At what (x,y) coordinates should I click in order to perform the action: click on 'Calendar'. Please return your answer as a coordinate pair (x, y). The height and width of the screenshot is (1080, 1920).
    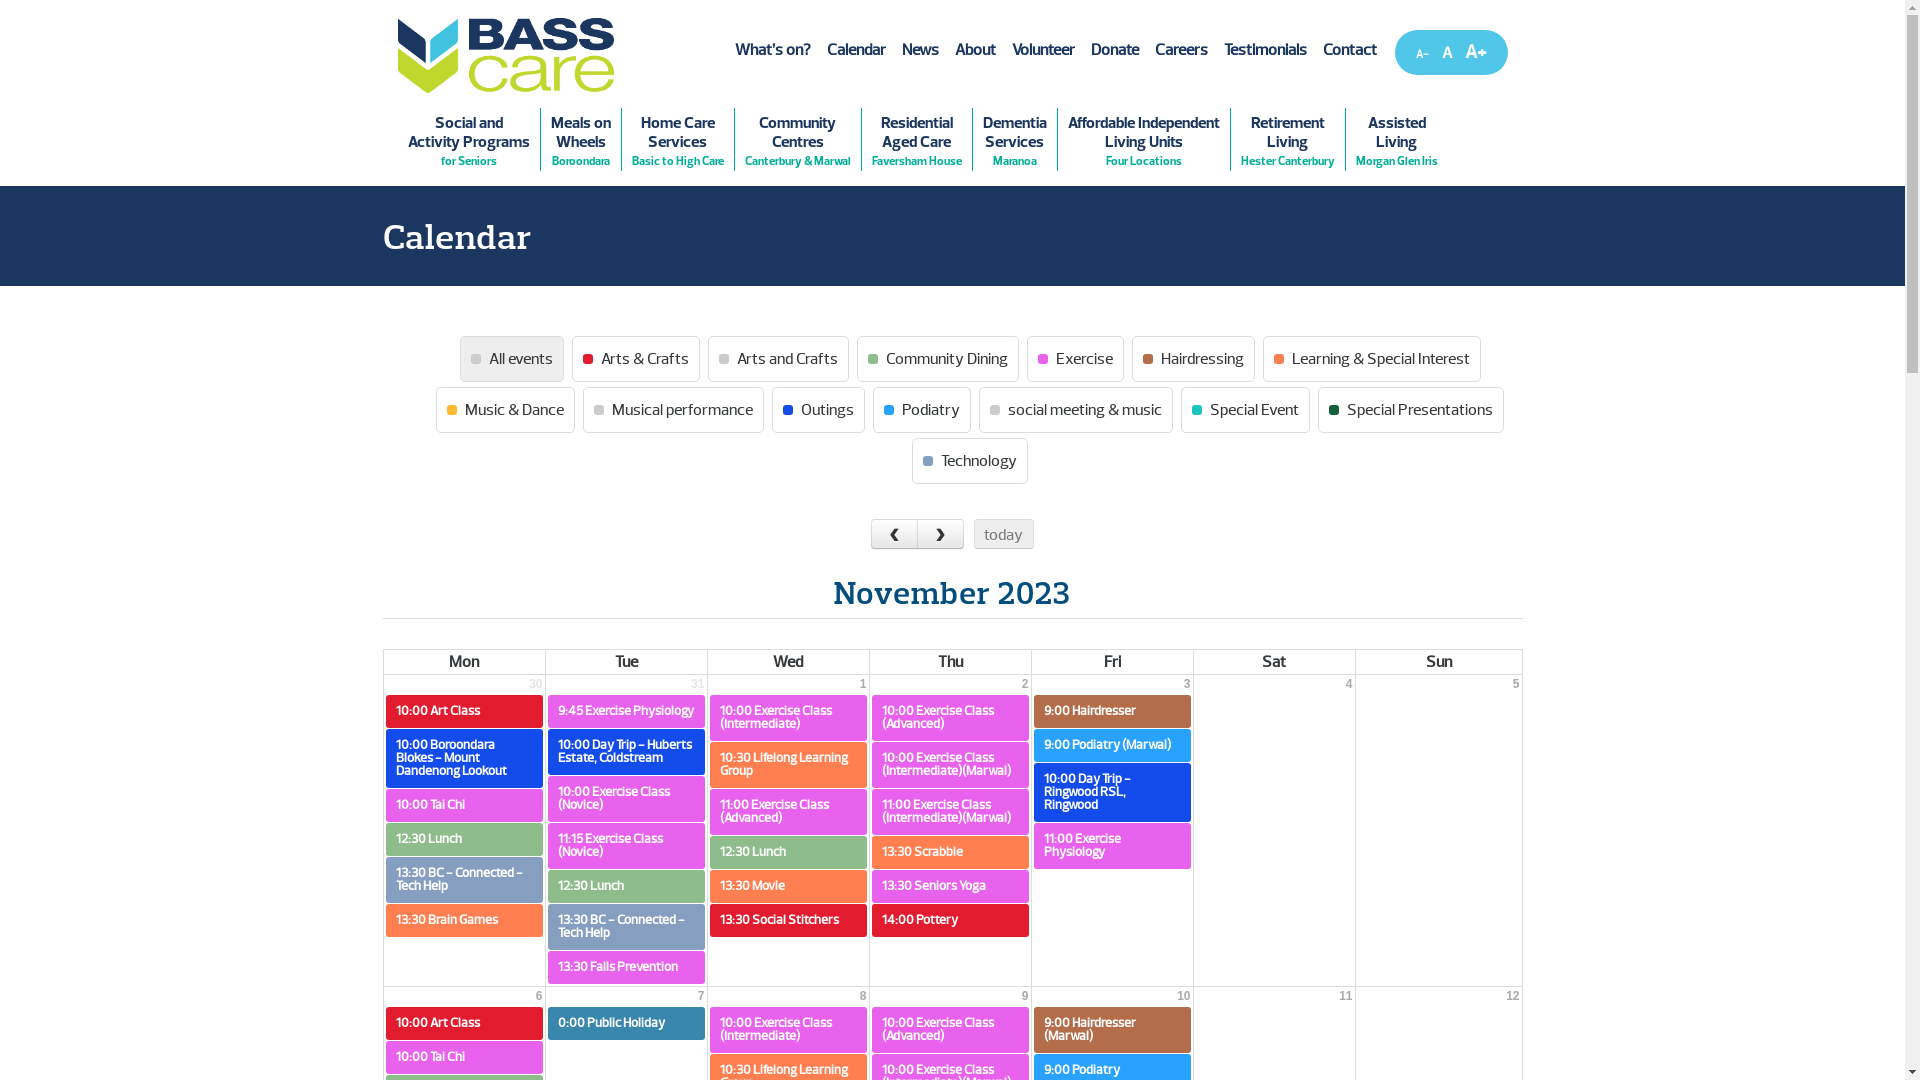
    Looking at the image, I should click on (817, 49).